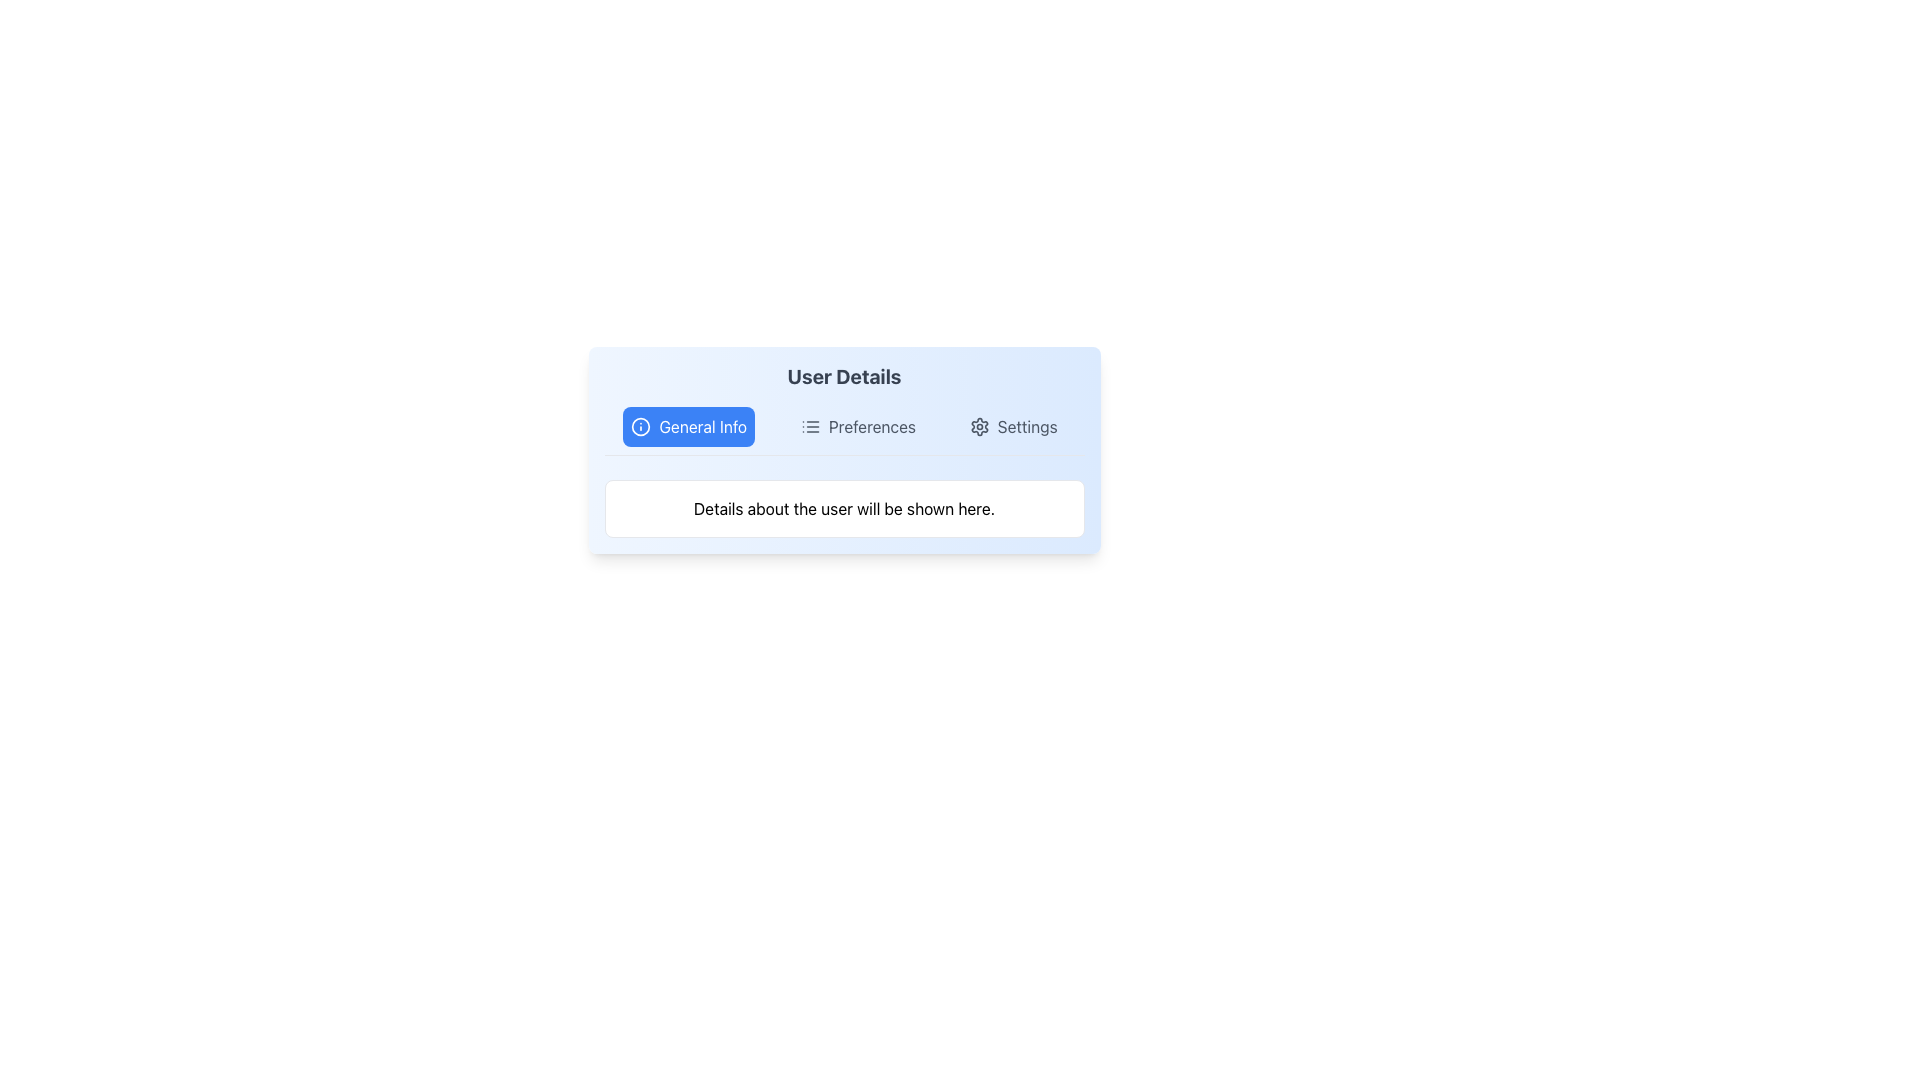 The width and height of the screenshot is (1920, 1080). Describe the element at coordinates (858, 426) in the screenshot. I see `the second button under 'User Details'` at that location.